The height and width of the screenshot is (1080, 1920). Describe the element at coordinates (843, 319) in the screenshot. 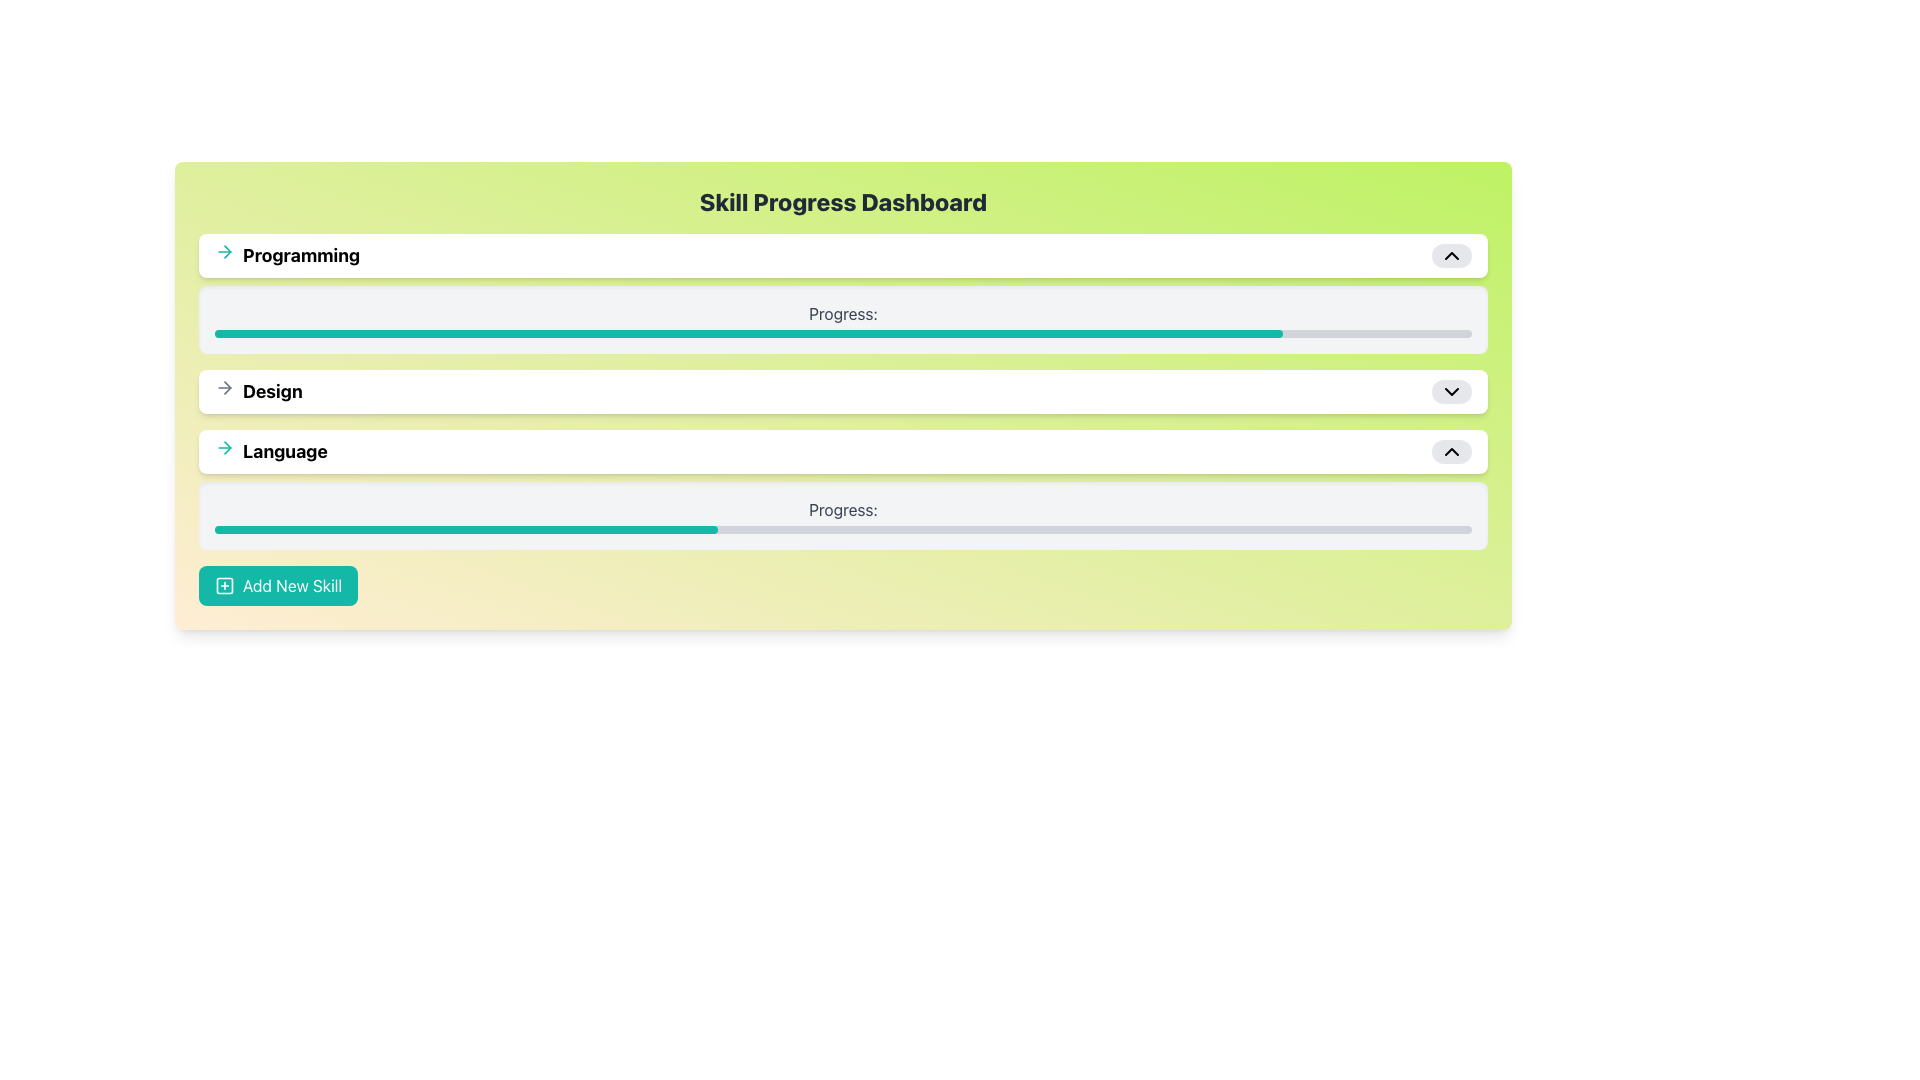

I see `the Progress Bar element located below the 'Programming' section, which visually indicates the completion rate of a task` at that location.